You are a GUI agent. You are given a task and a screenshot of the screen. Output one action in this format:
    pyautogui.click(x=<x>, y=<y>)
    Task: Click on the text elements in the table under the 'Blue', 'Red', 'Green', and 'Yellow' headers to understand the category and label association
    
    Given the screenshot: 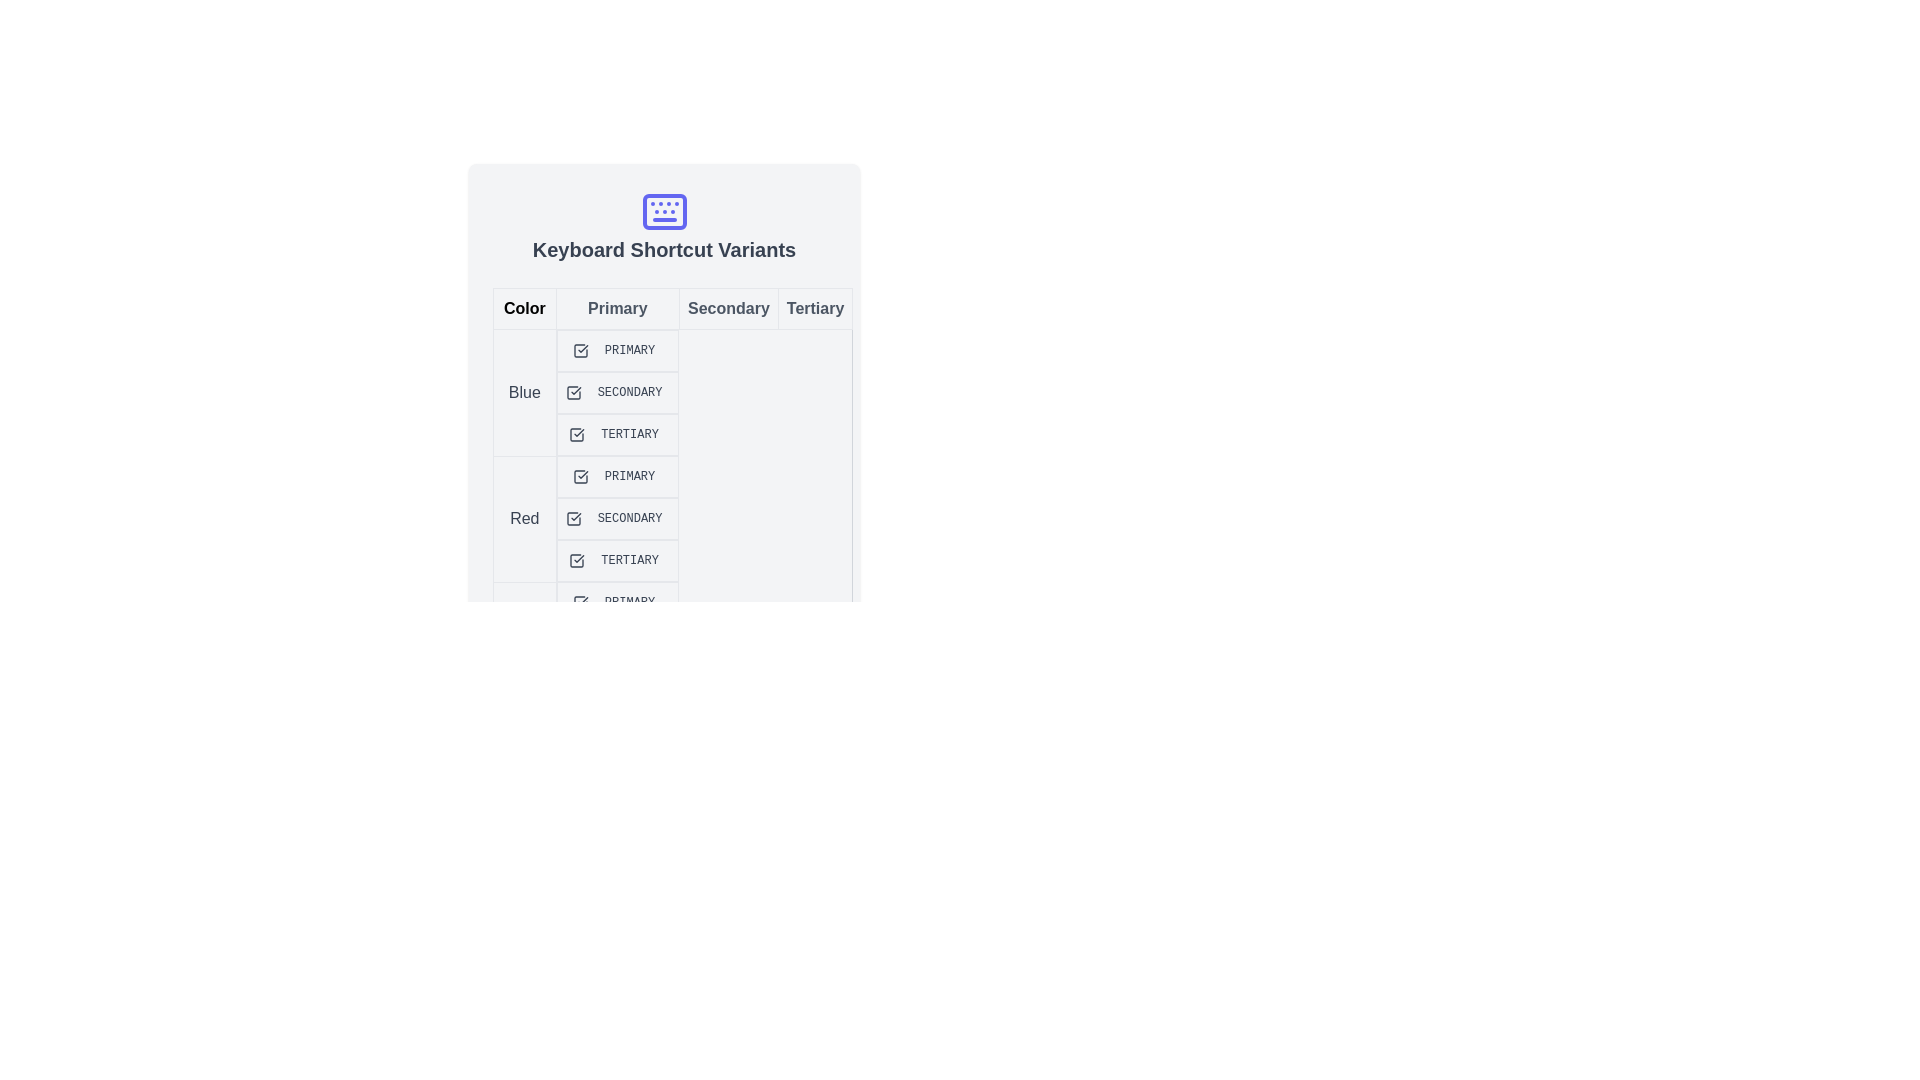 What is the action you would take?
    pyautogui.click(x=673, y=582)
    